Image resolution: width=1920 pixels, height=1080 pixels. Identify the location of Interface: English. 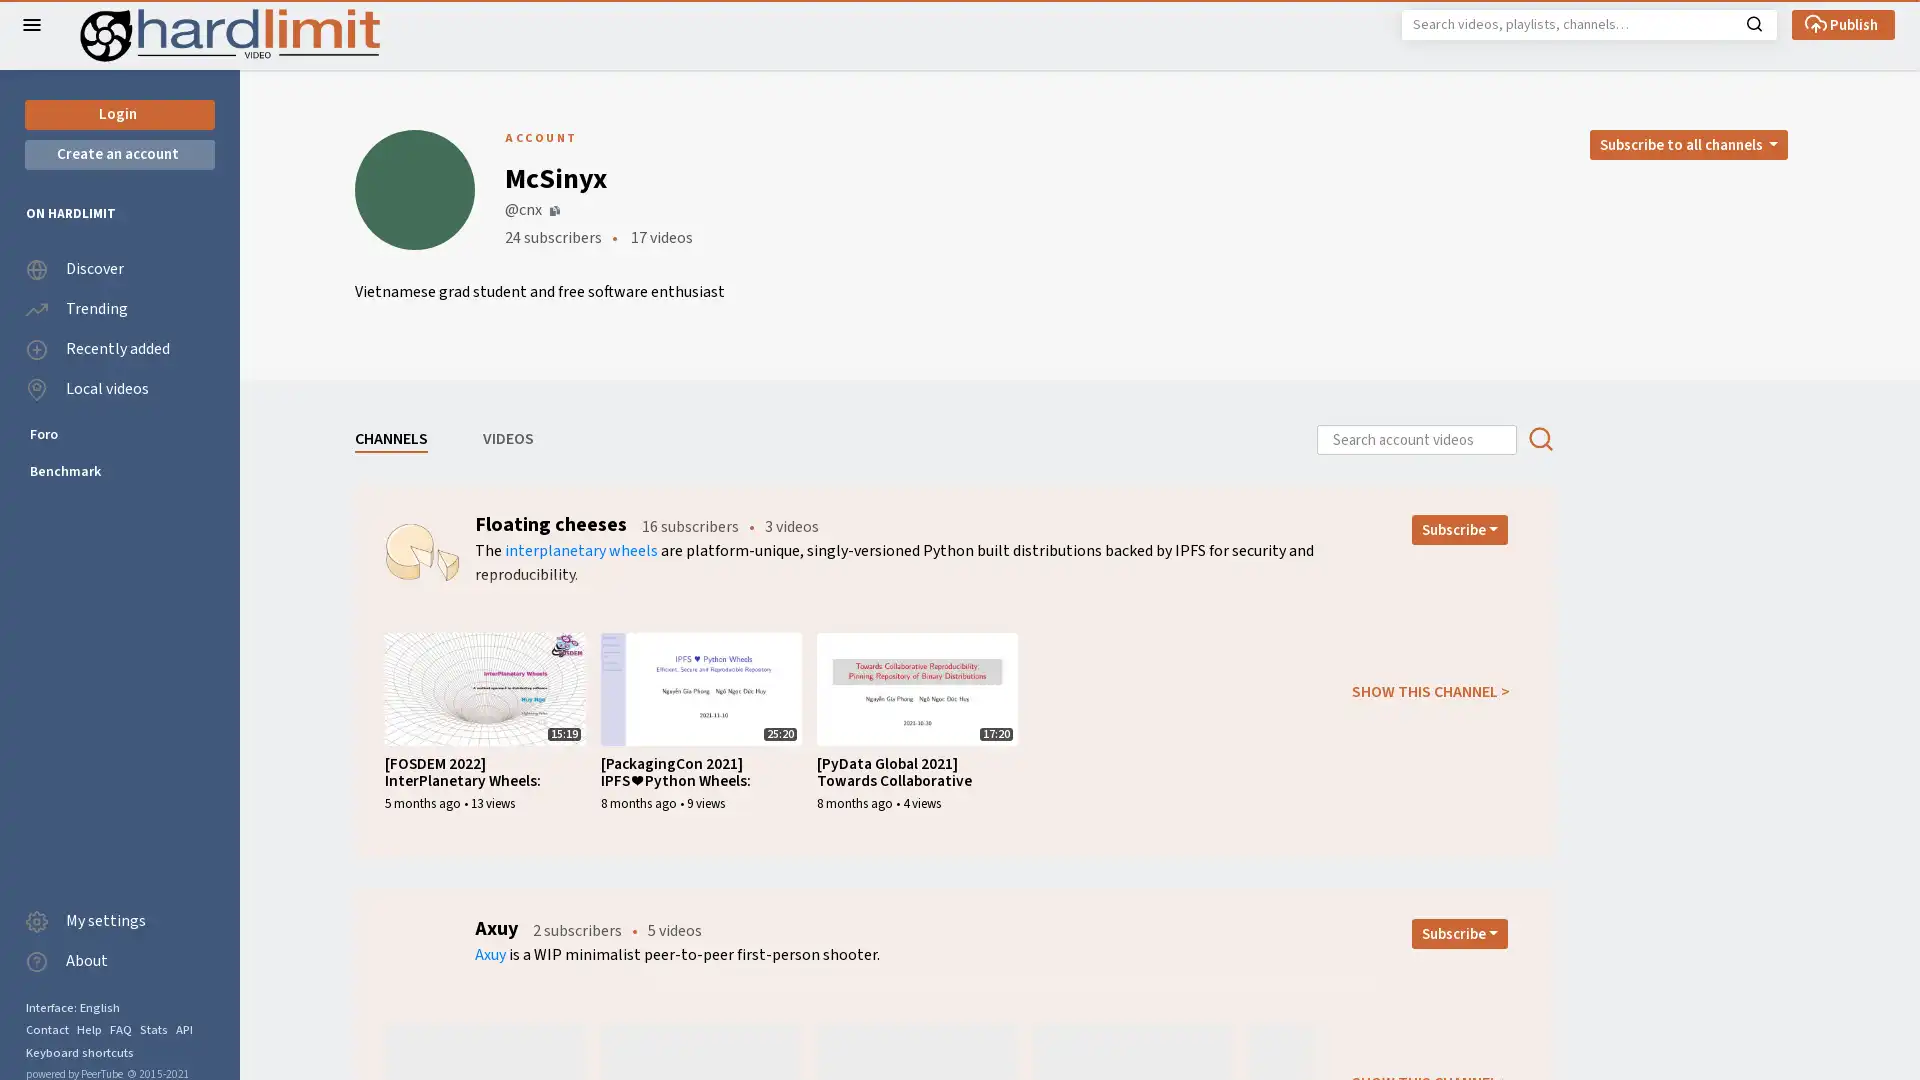
(72, 1007).